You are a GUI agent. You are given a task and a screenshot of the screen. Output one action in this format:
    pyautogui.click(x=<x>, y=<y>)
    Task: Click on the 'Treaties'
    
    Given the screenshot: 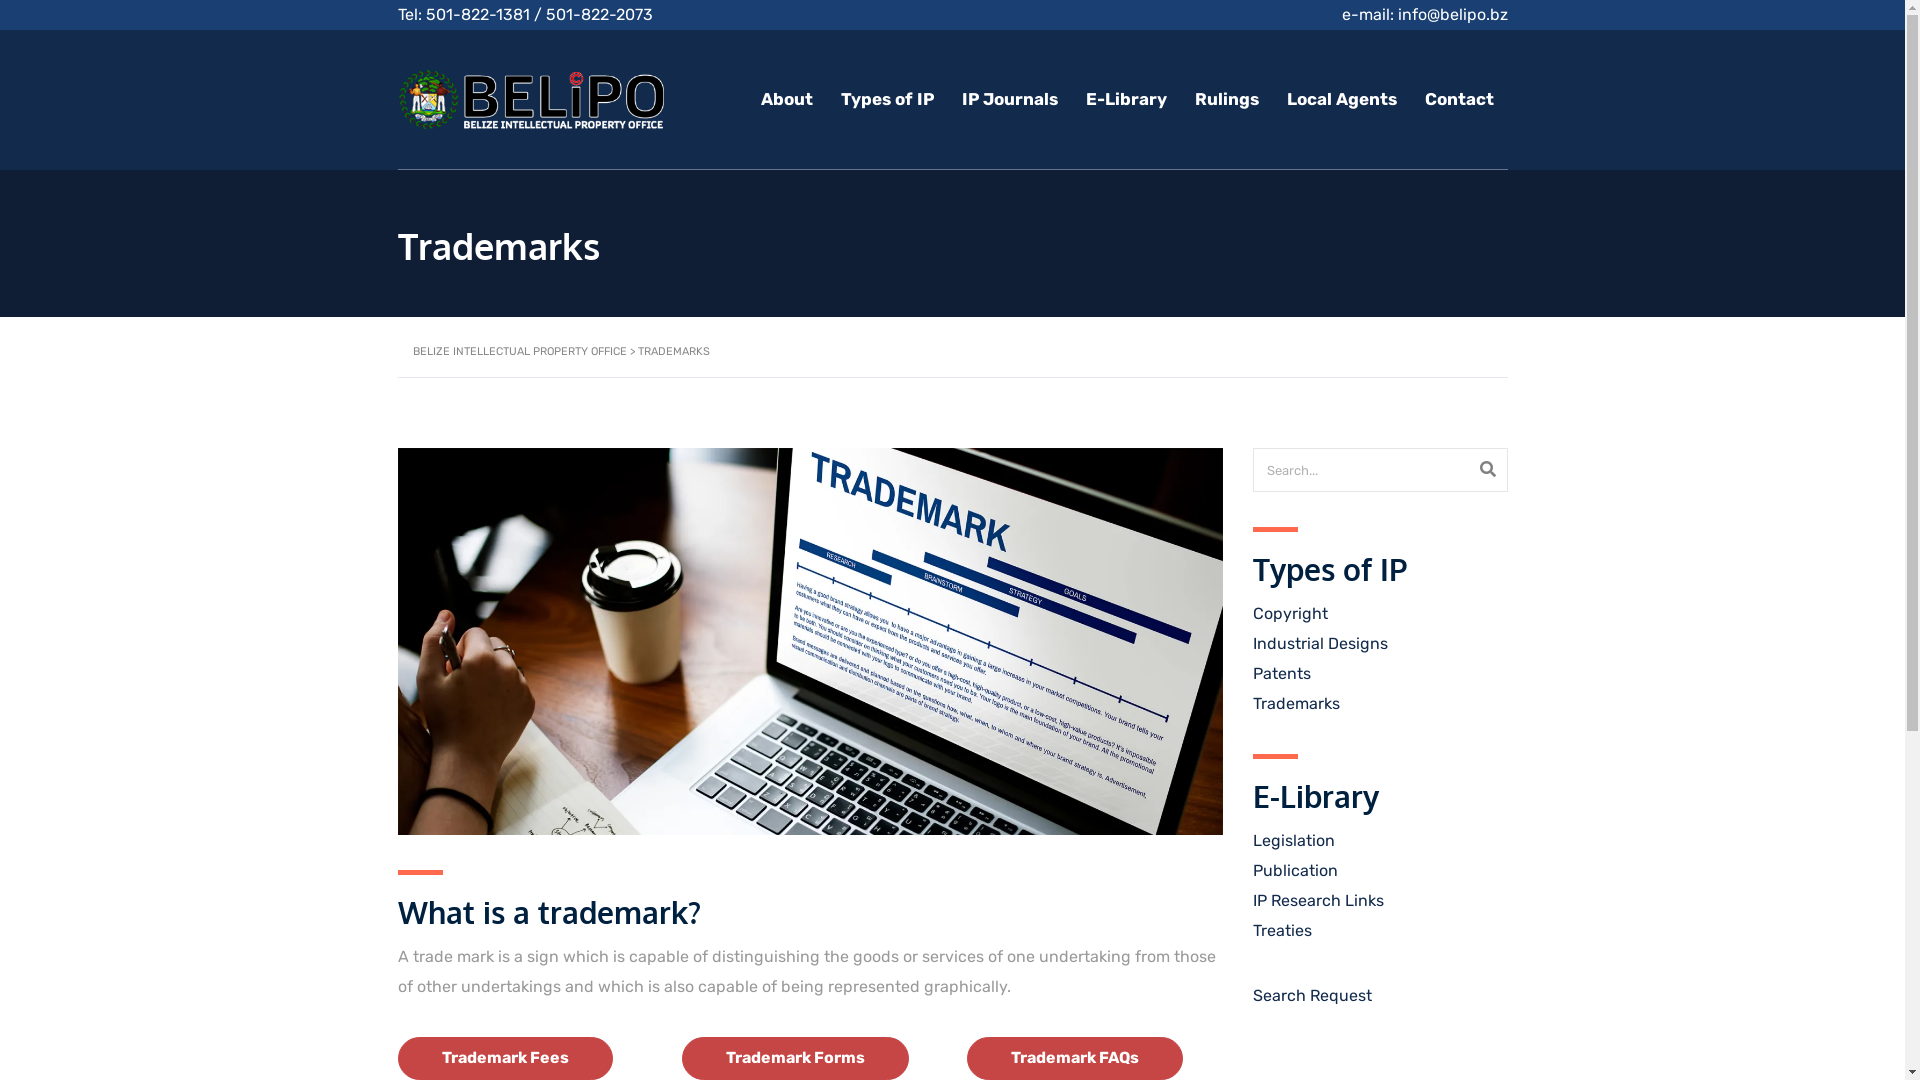 What is the action you would take?
    pyautogui.click(x=1281, y=930)
    